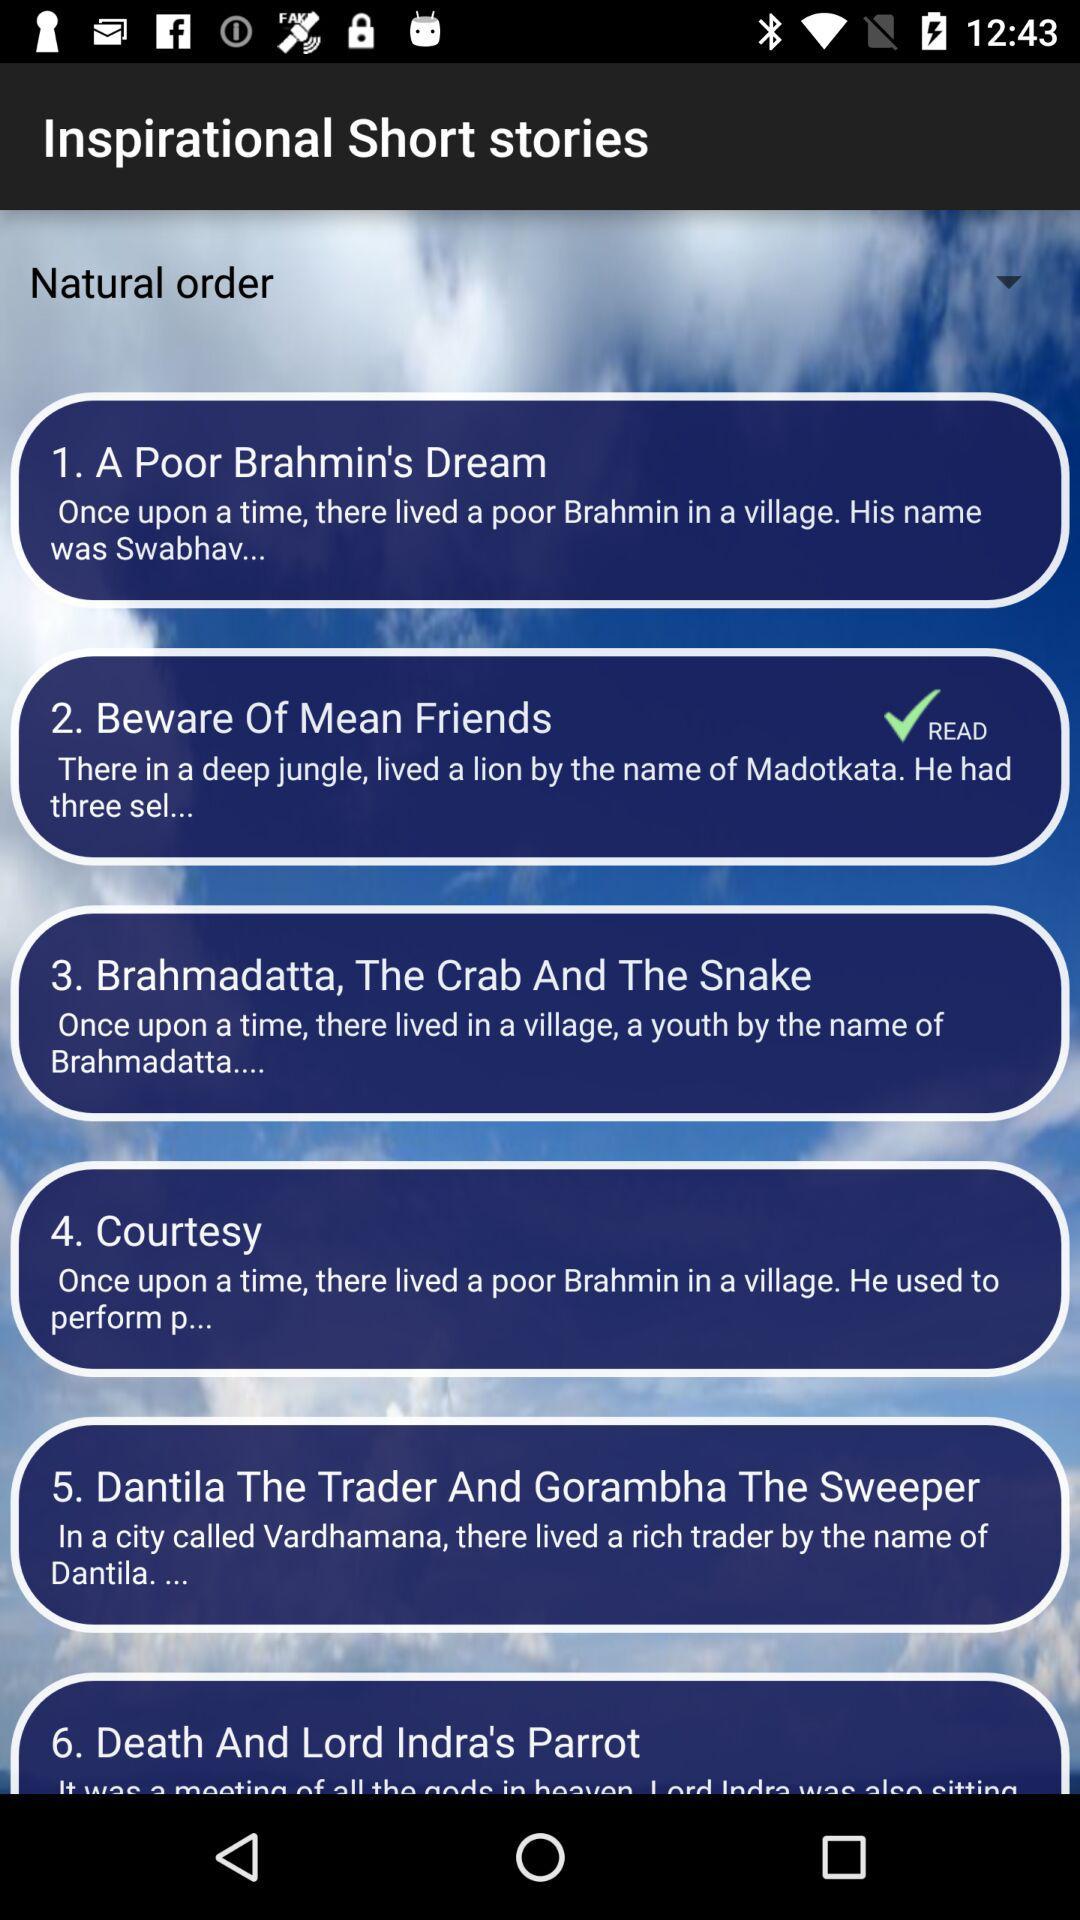 The width and height of the screenshot is (1080, 1920). Describe the element at coordinates (467, 716) in the screenshot. I see `2 beware of item` at that location.